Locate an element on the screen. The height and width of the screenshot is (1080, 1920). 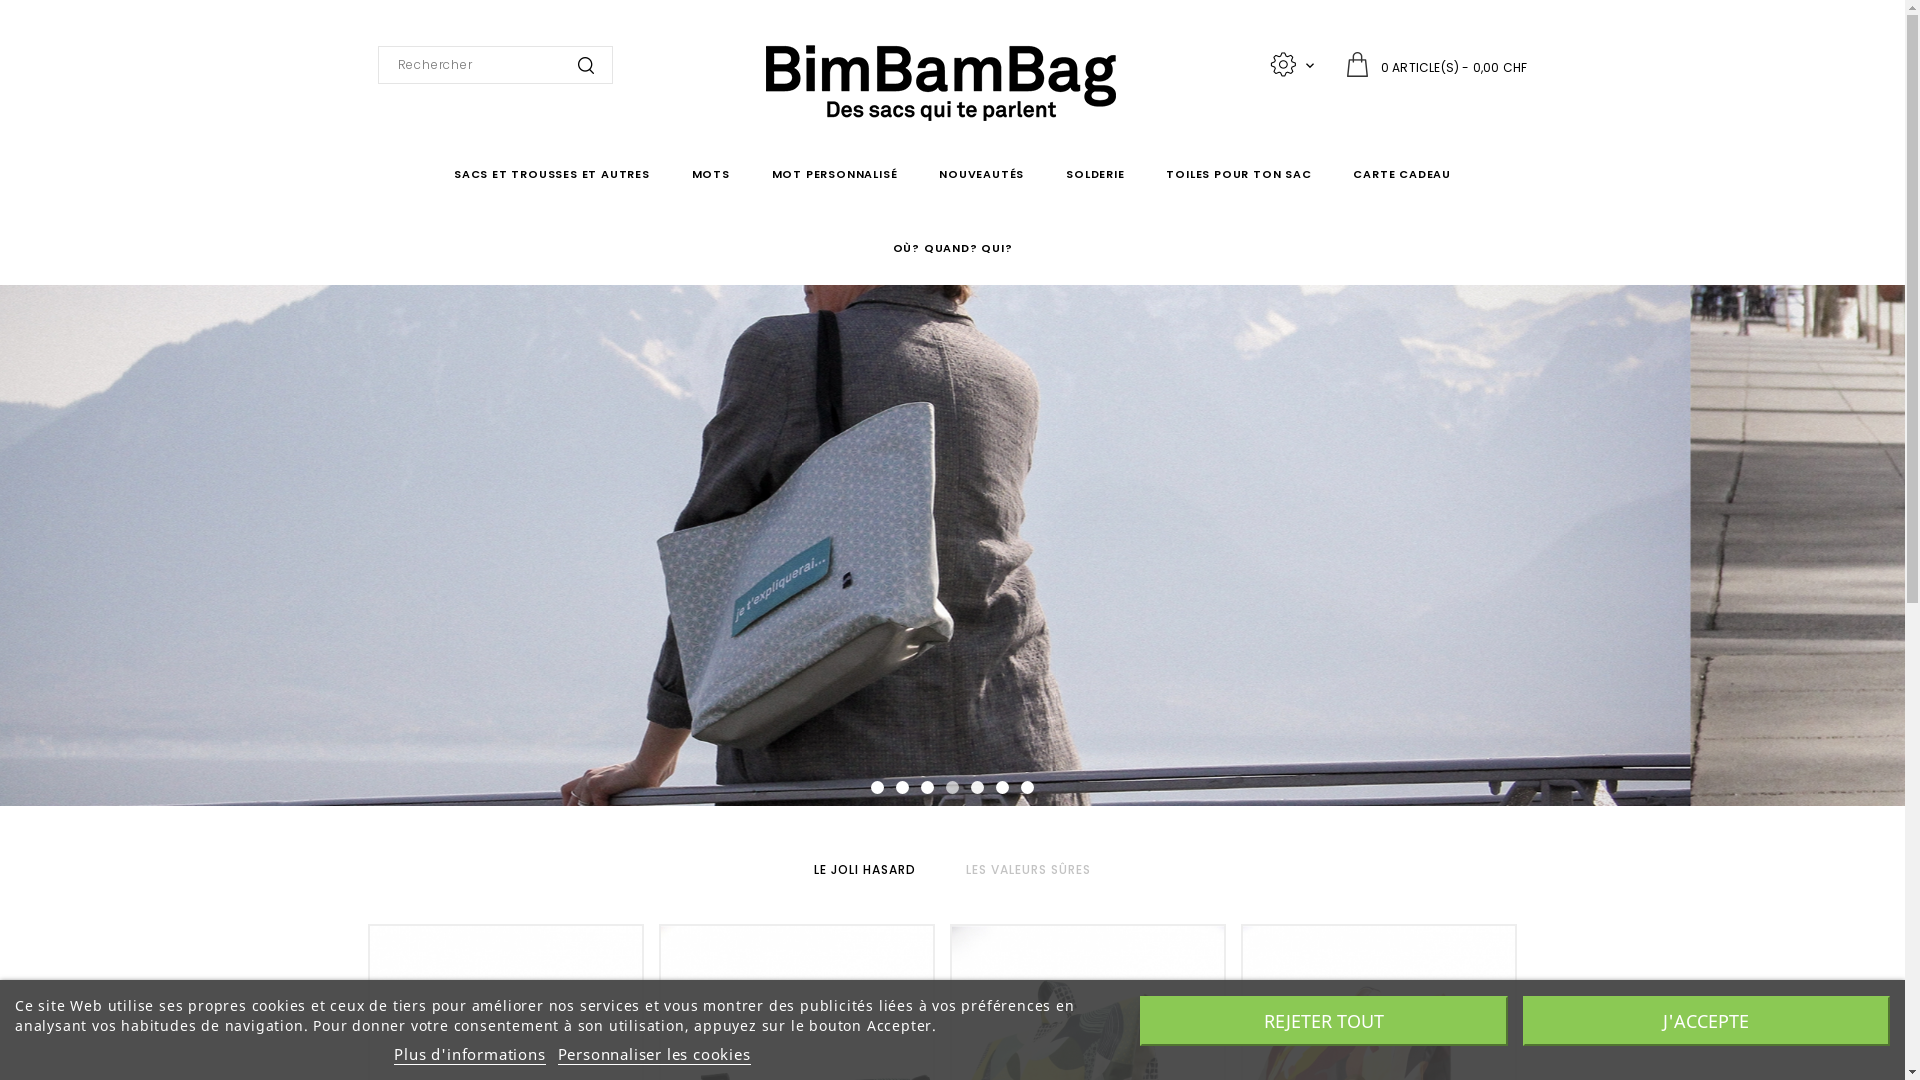
'shopping_cart is located at coordinates (1435, 64).